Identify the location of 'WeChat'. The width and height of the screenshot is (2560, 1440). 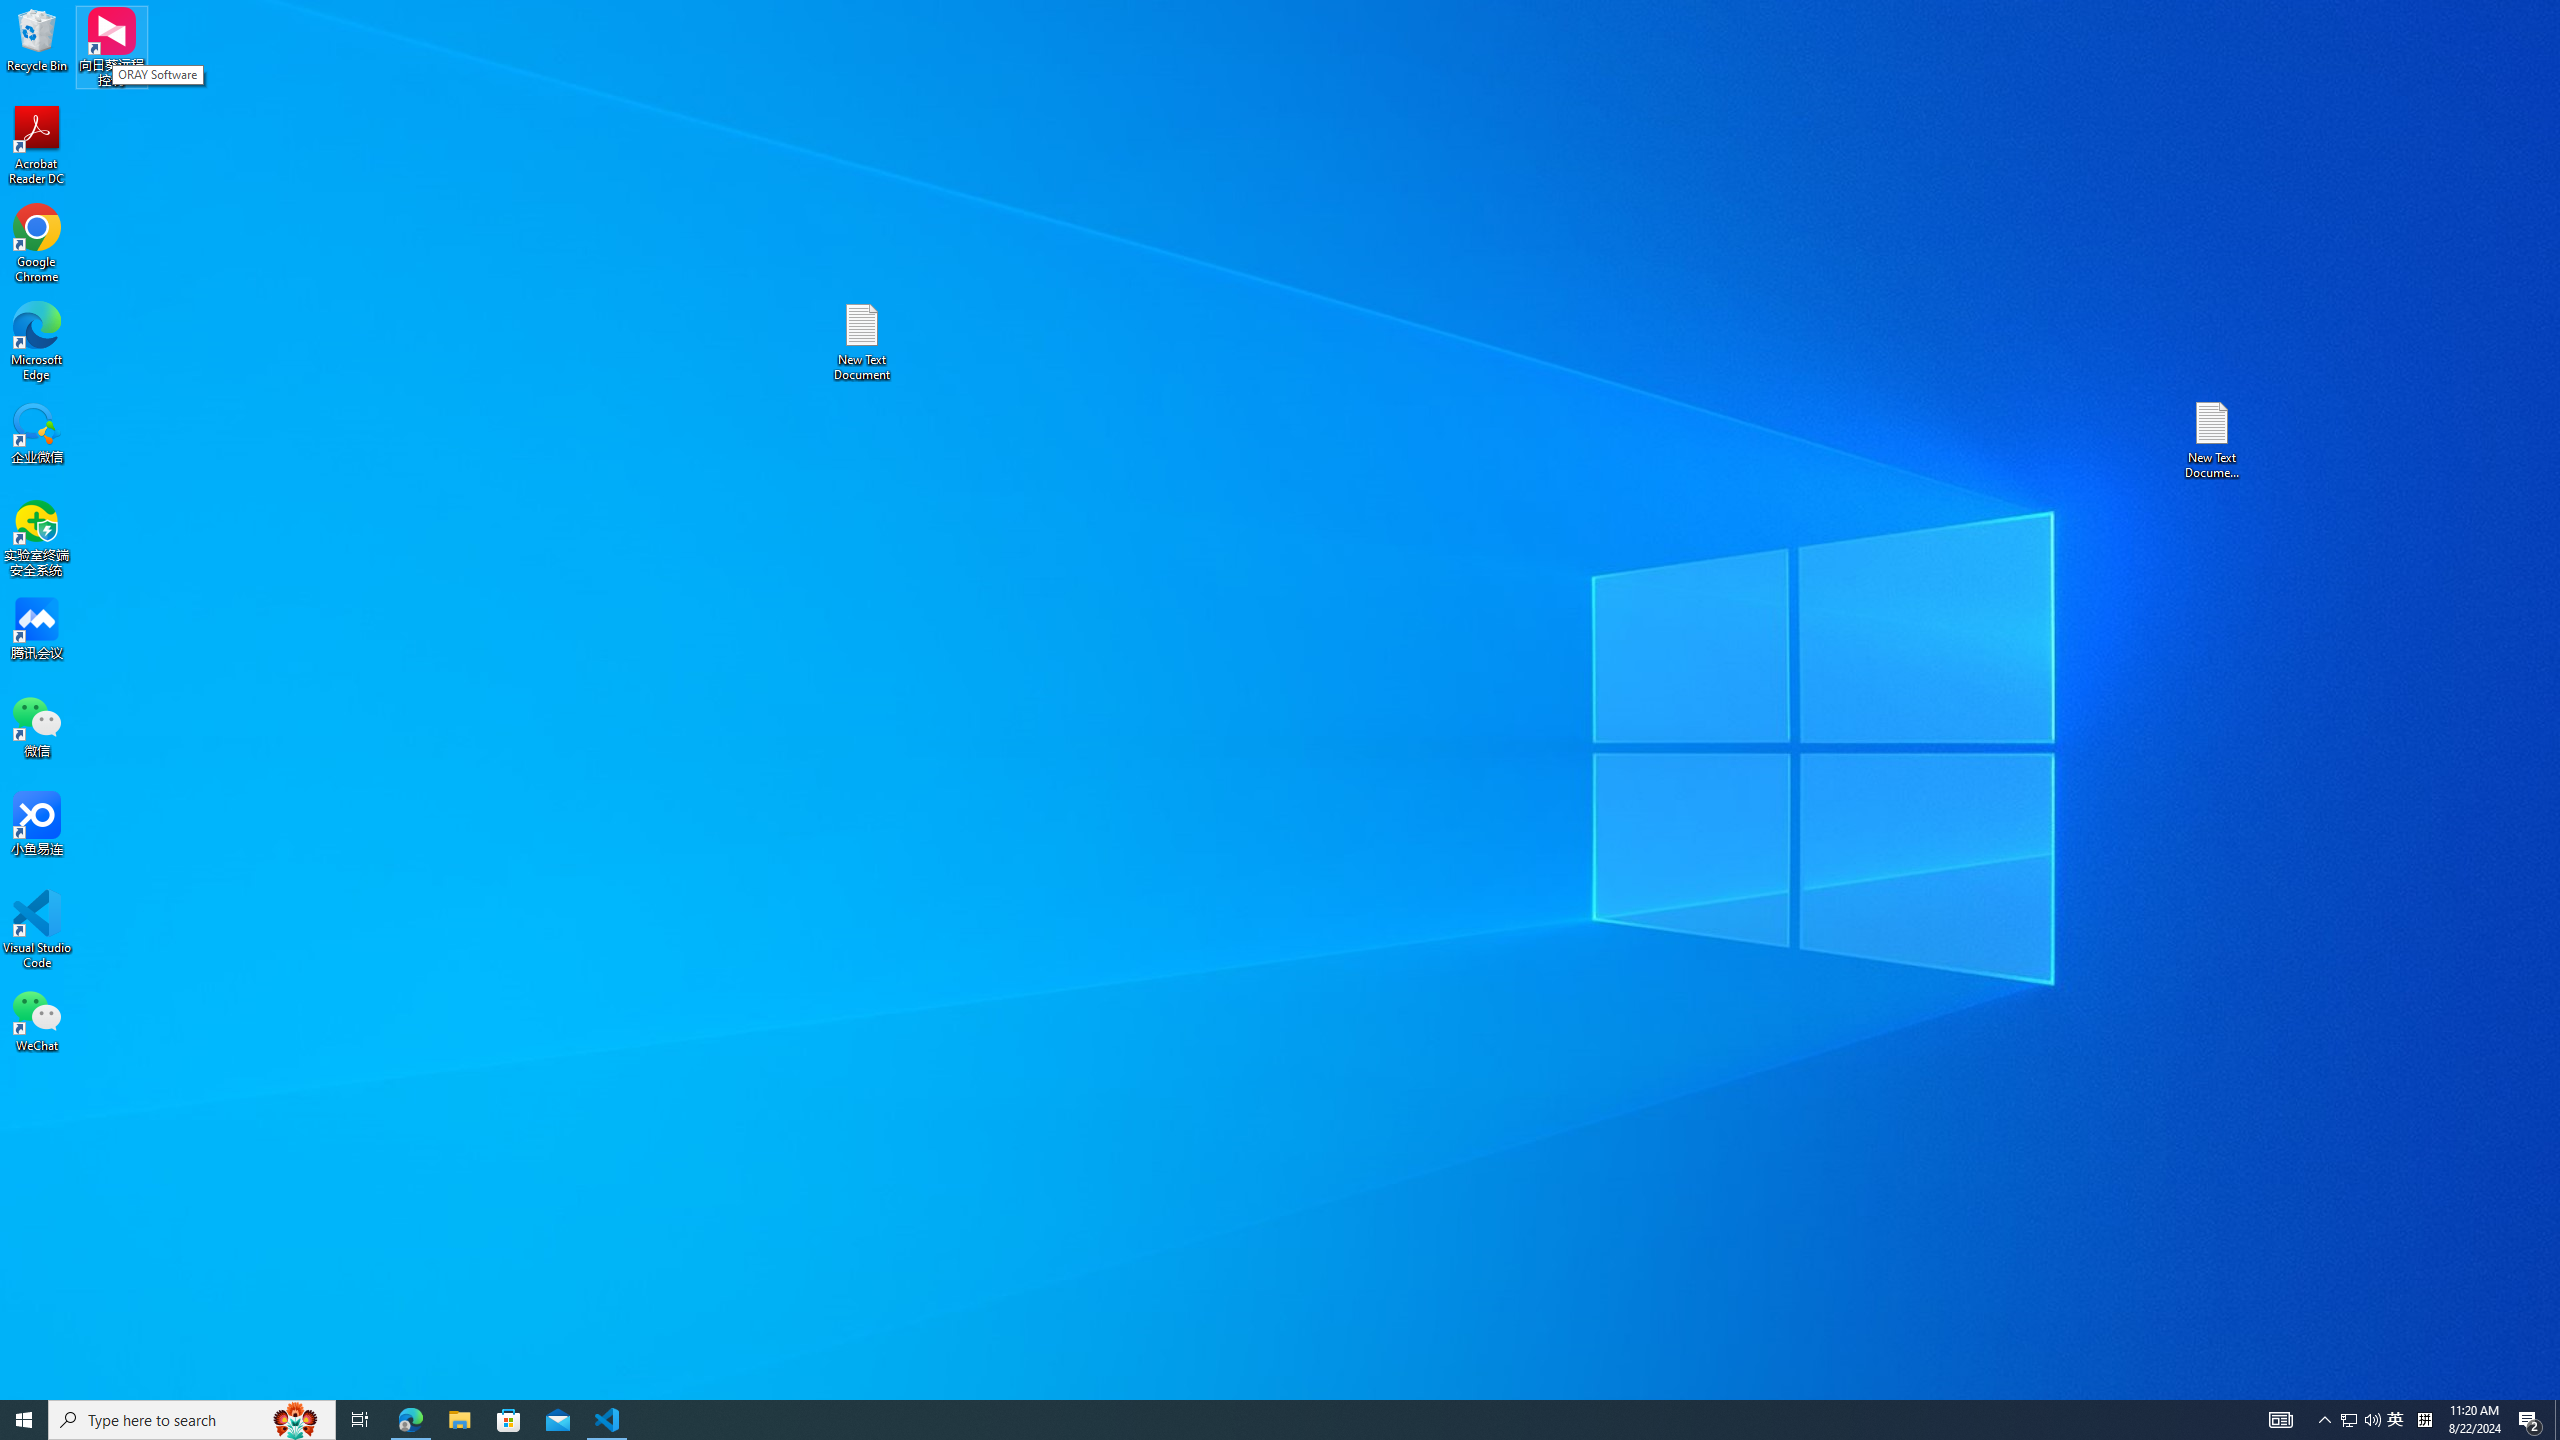
(36, 1019).